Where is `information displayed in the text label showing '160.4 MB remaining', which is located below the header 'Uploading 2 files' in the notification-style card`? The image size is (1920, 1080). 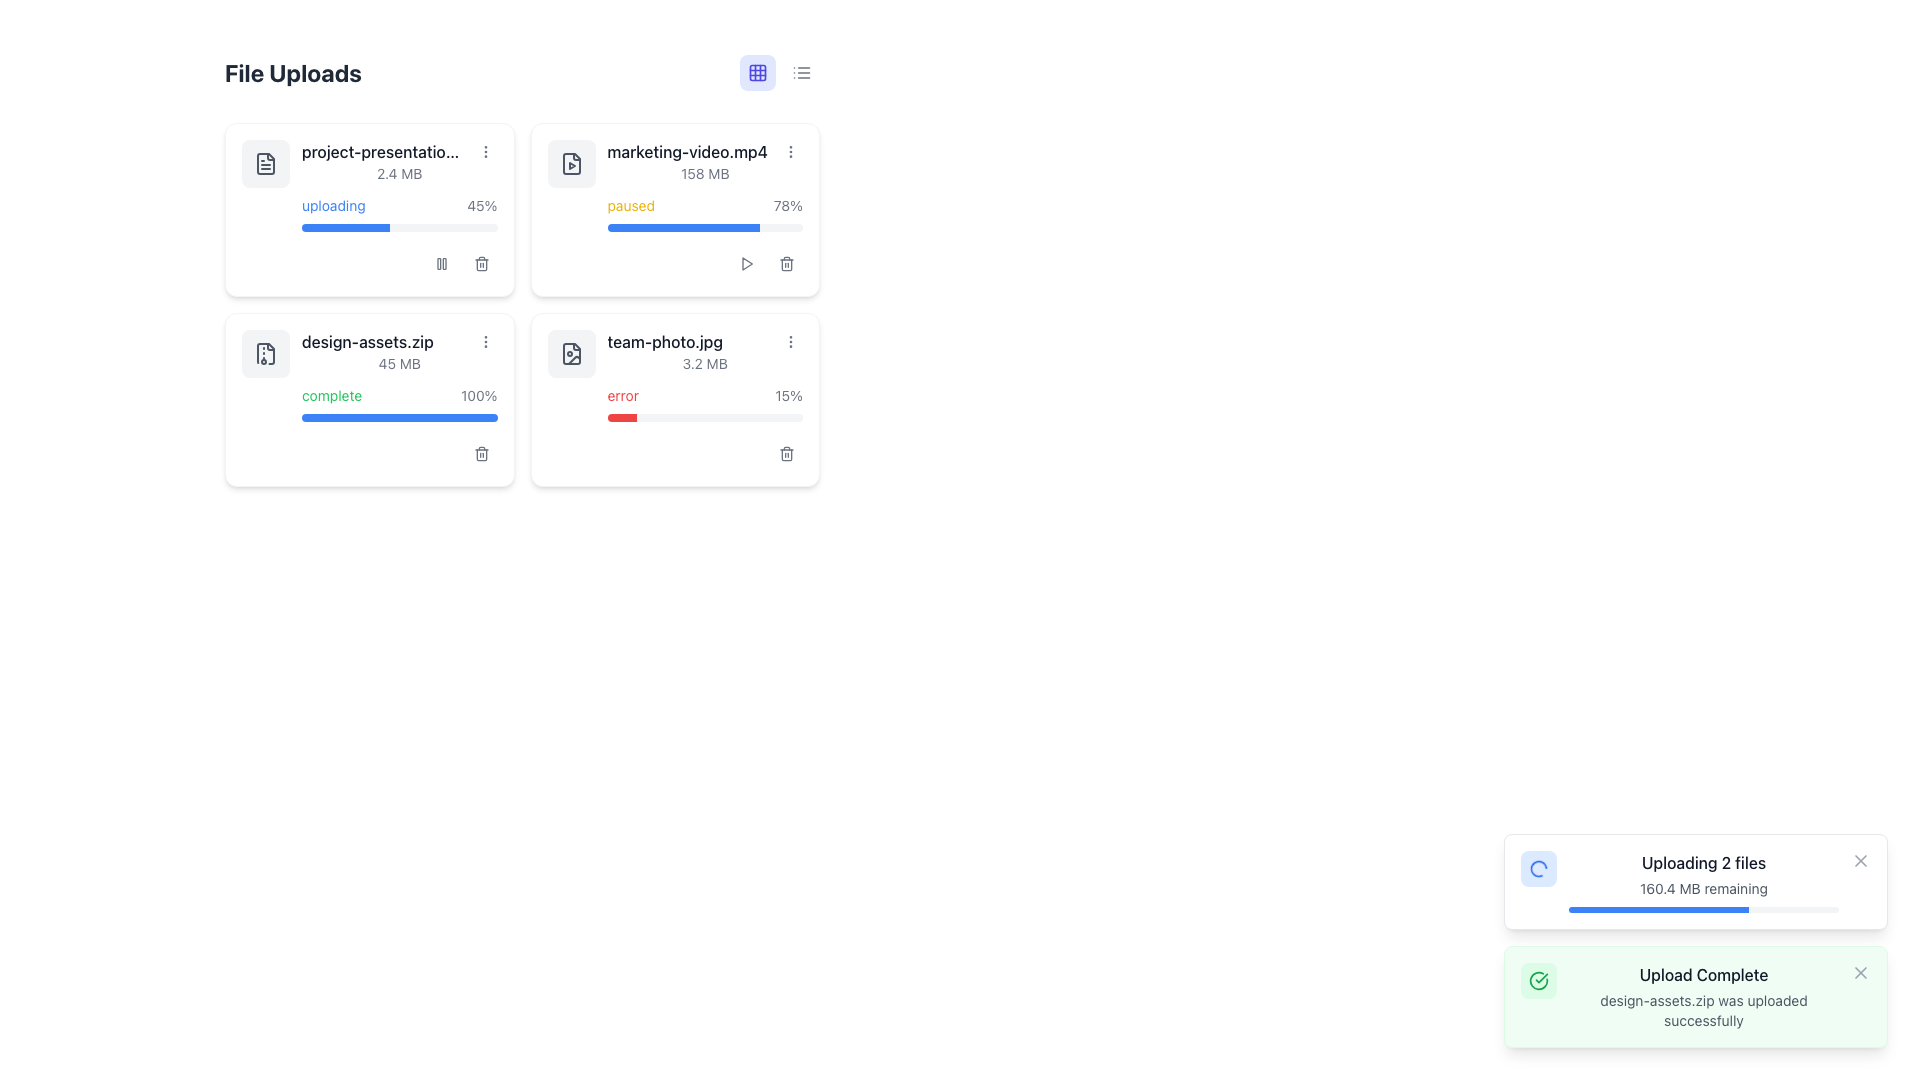 information displayed in the text label showing '160.4 MB remaining', which is located below the header 'Uploading 2 files' in the notification-style card is located at coordinates (1703, 887).